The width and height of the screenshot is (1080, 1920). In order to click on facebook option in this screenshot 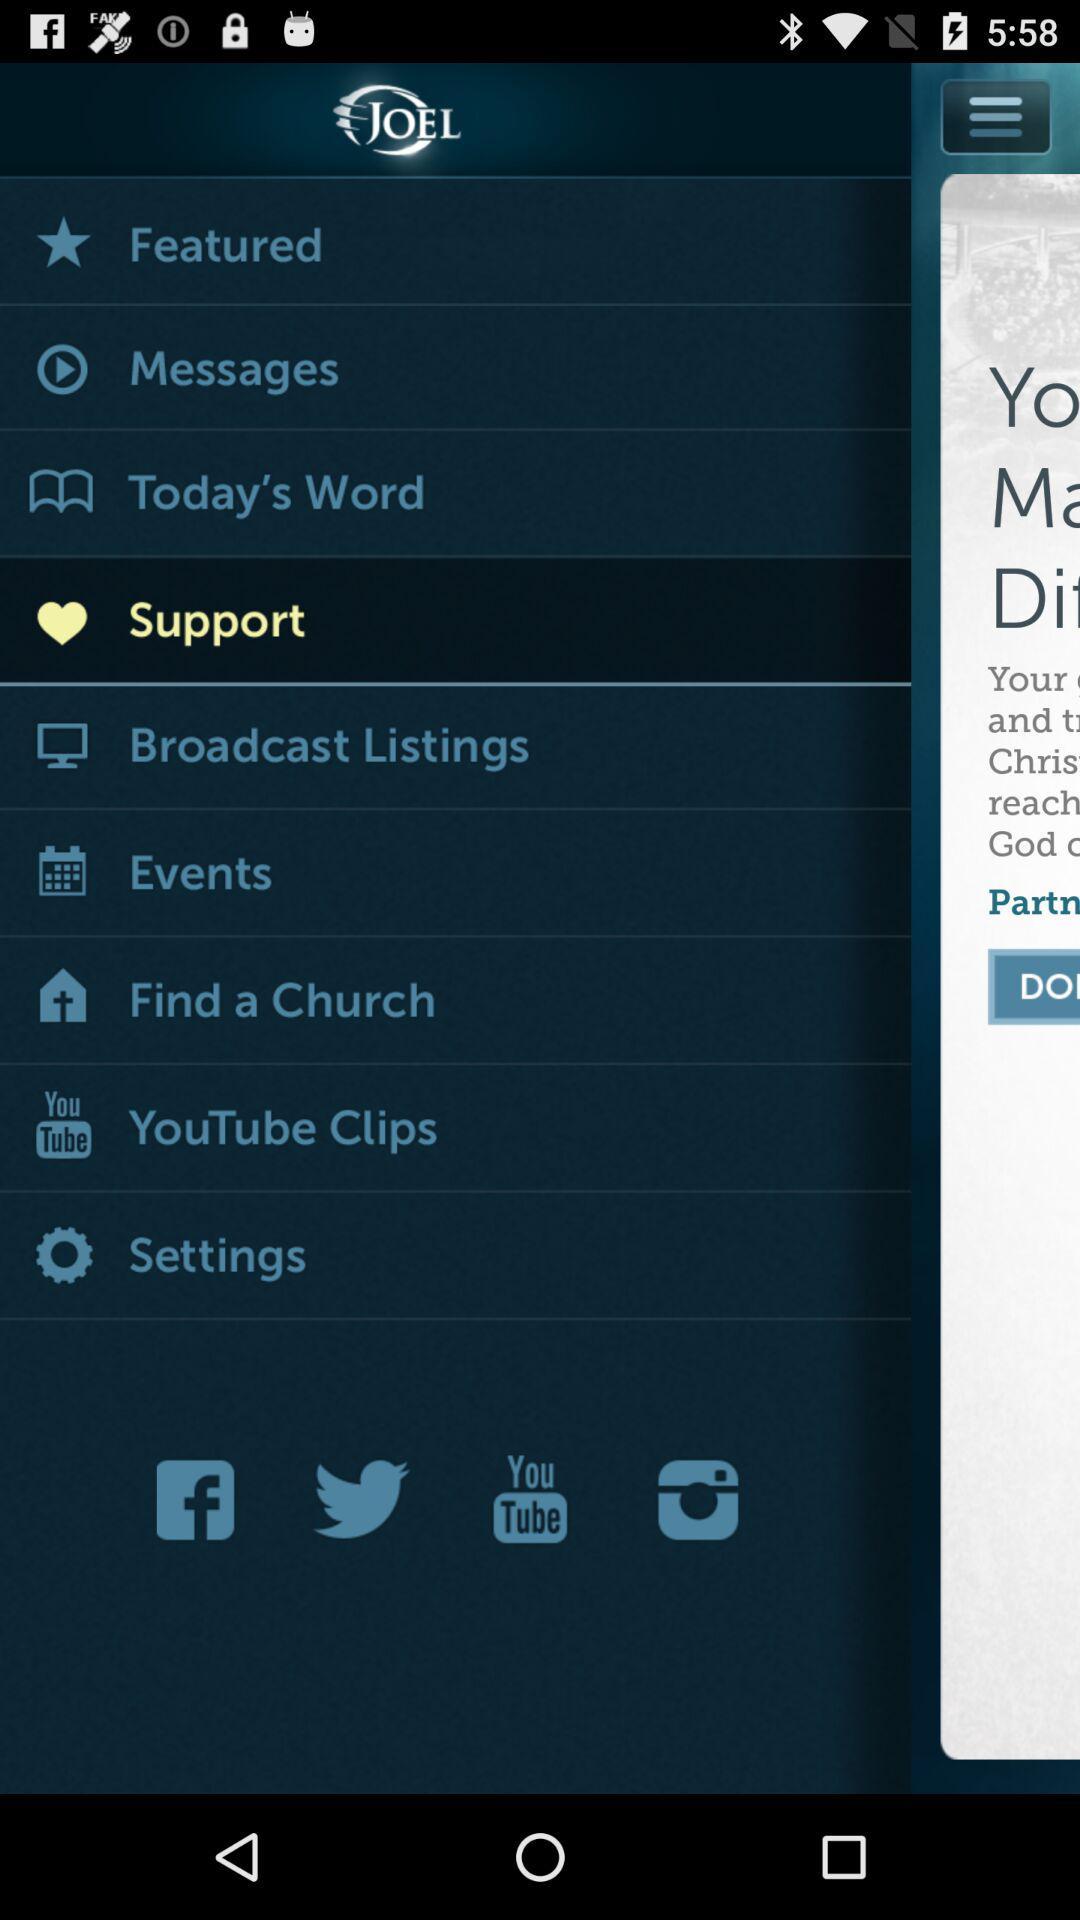, I will do `click(201, 1499)`.